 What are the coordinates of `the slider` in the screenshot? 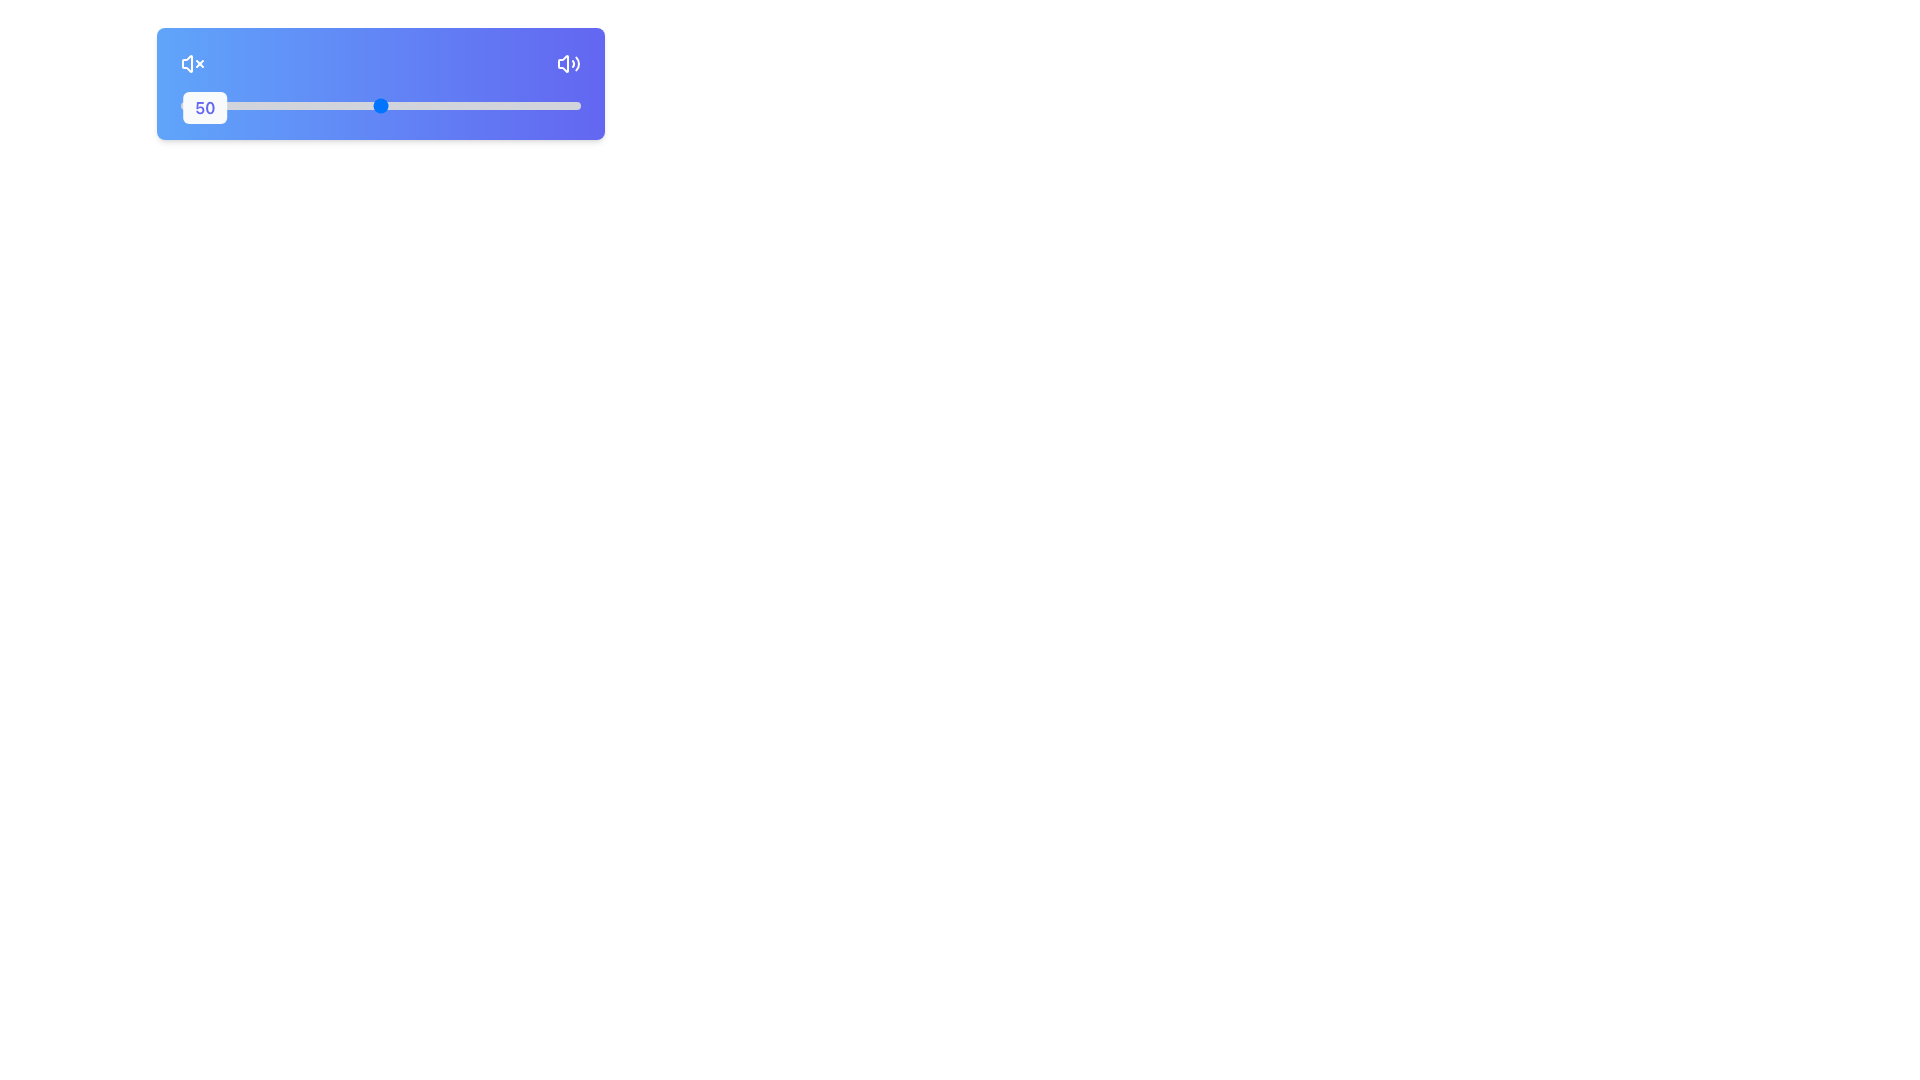 It's located at (571, 105).